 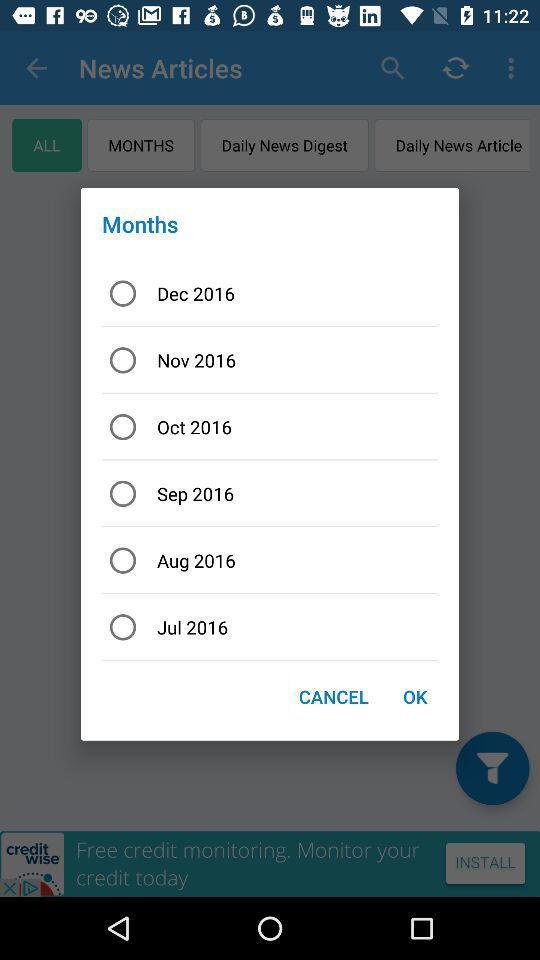 I want to click on ok, so click(x=414, y=696).